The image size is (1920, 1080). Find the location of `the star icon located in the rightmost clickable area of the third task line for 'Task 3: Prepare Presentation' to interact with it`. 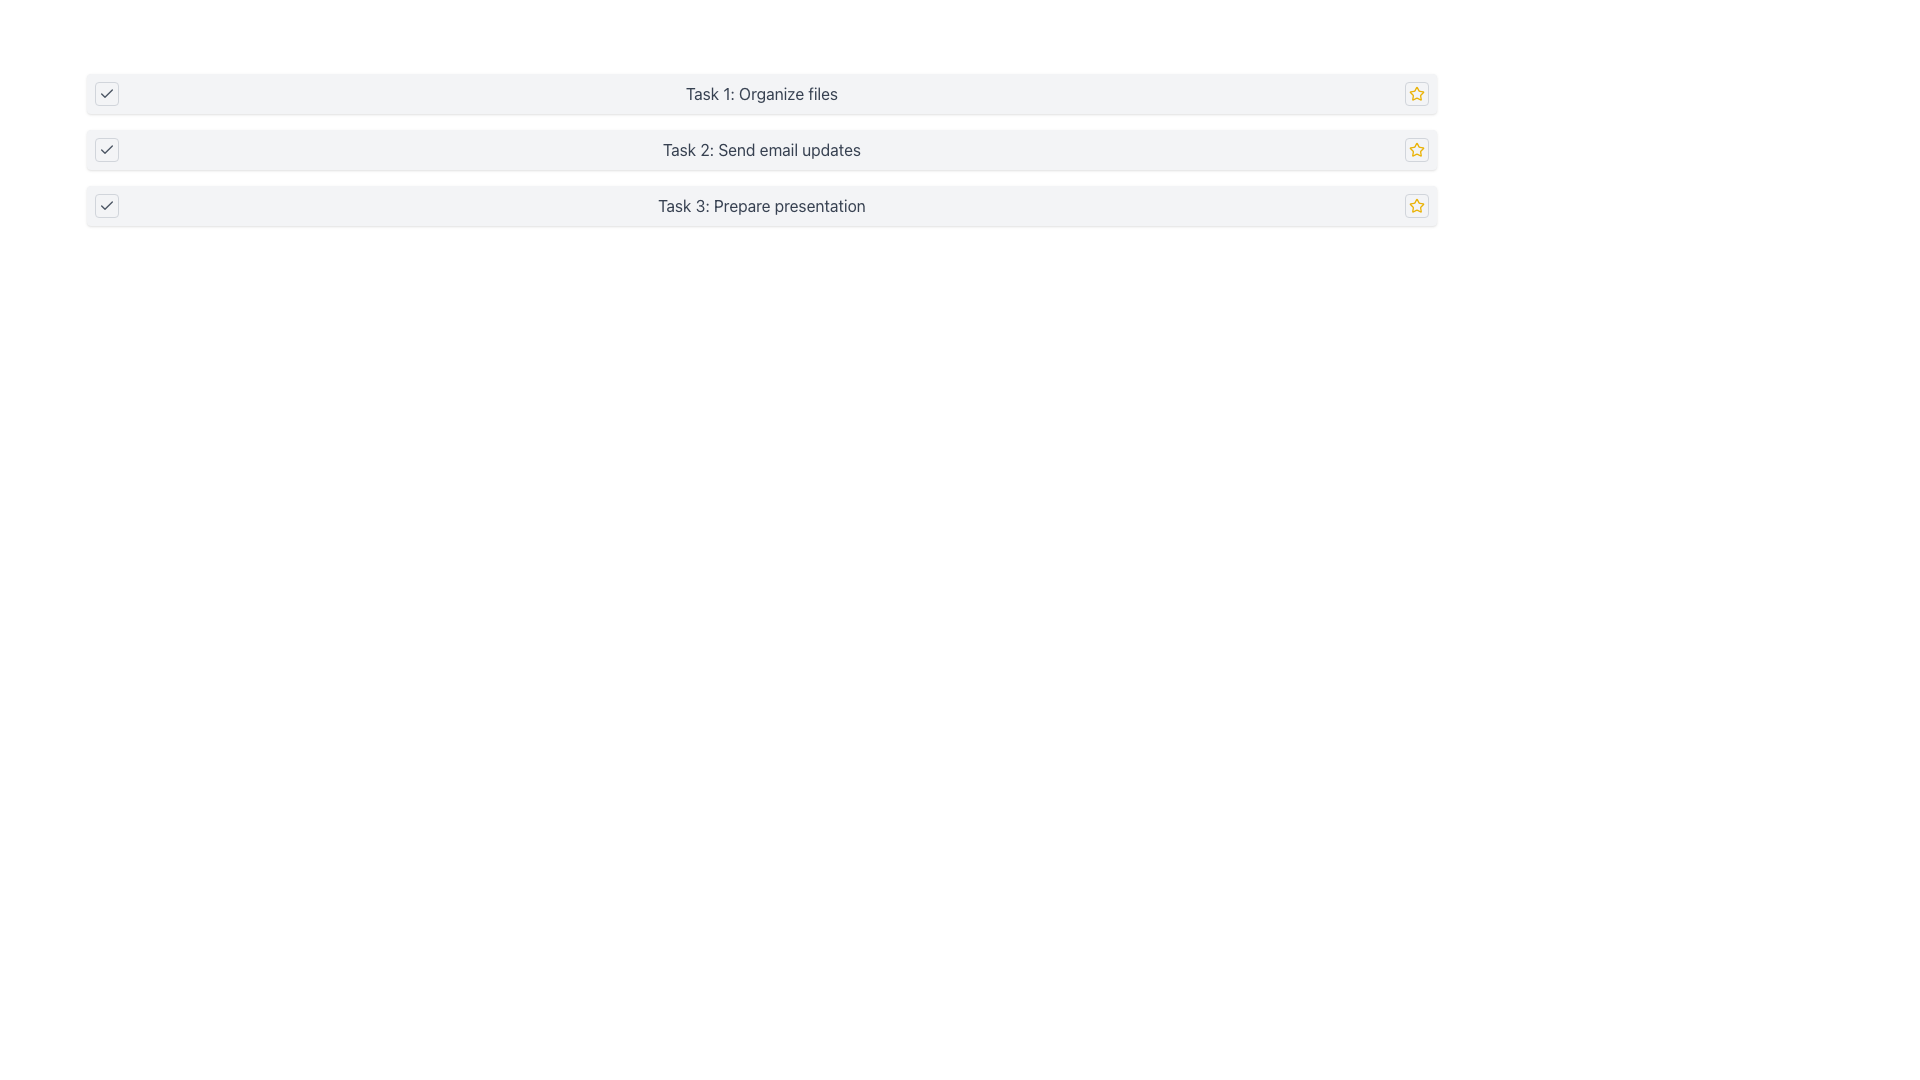

the star icon located in the rightmost clickable area of the third task line for 'Task 3: Prepare Presentation' to interact with it is located at coordinates (1415, 205).